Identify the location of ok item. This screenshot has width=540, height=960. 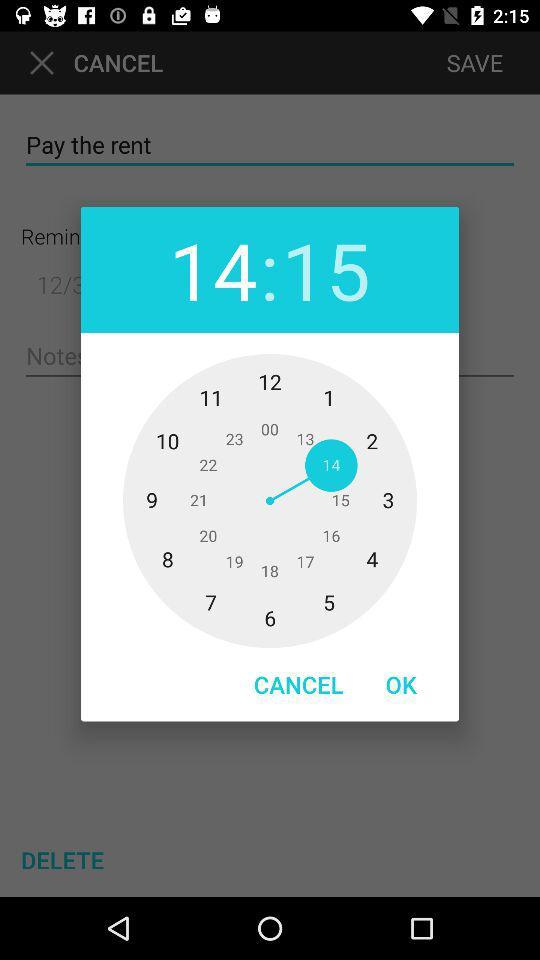
(401, 684).